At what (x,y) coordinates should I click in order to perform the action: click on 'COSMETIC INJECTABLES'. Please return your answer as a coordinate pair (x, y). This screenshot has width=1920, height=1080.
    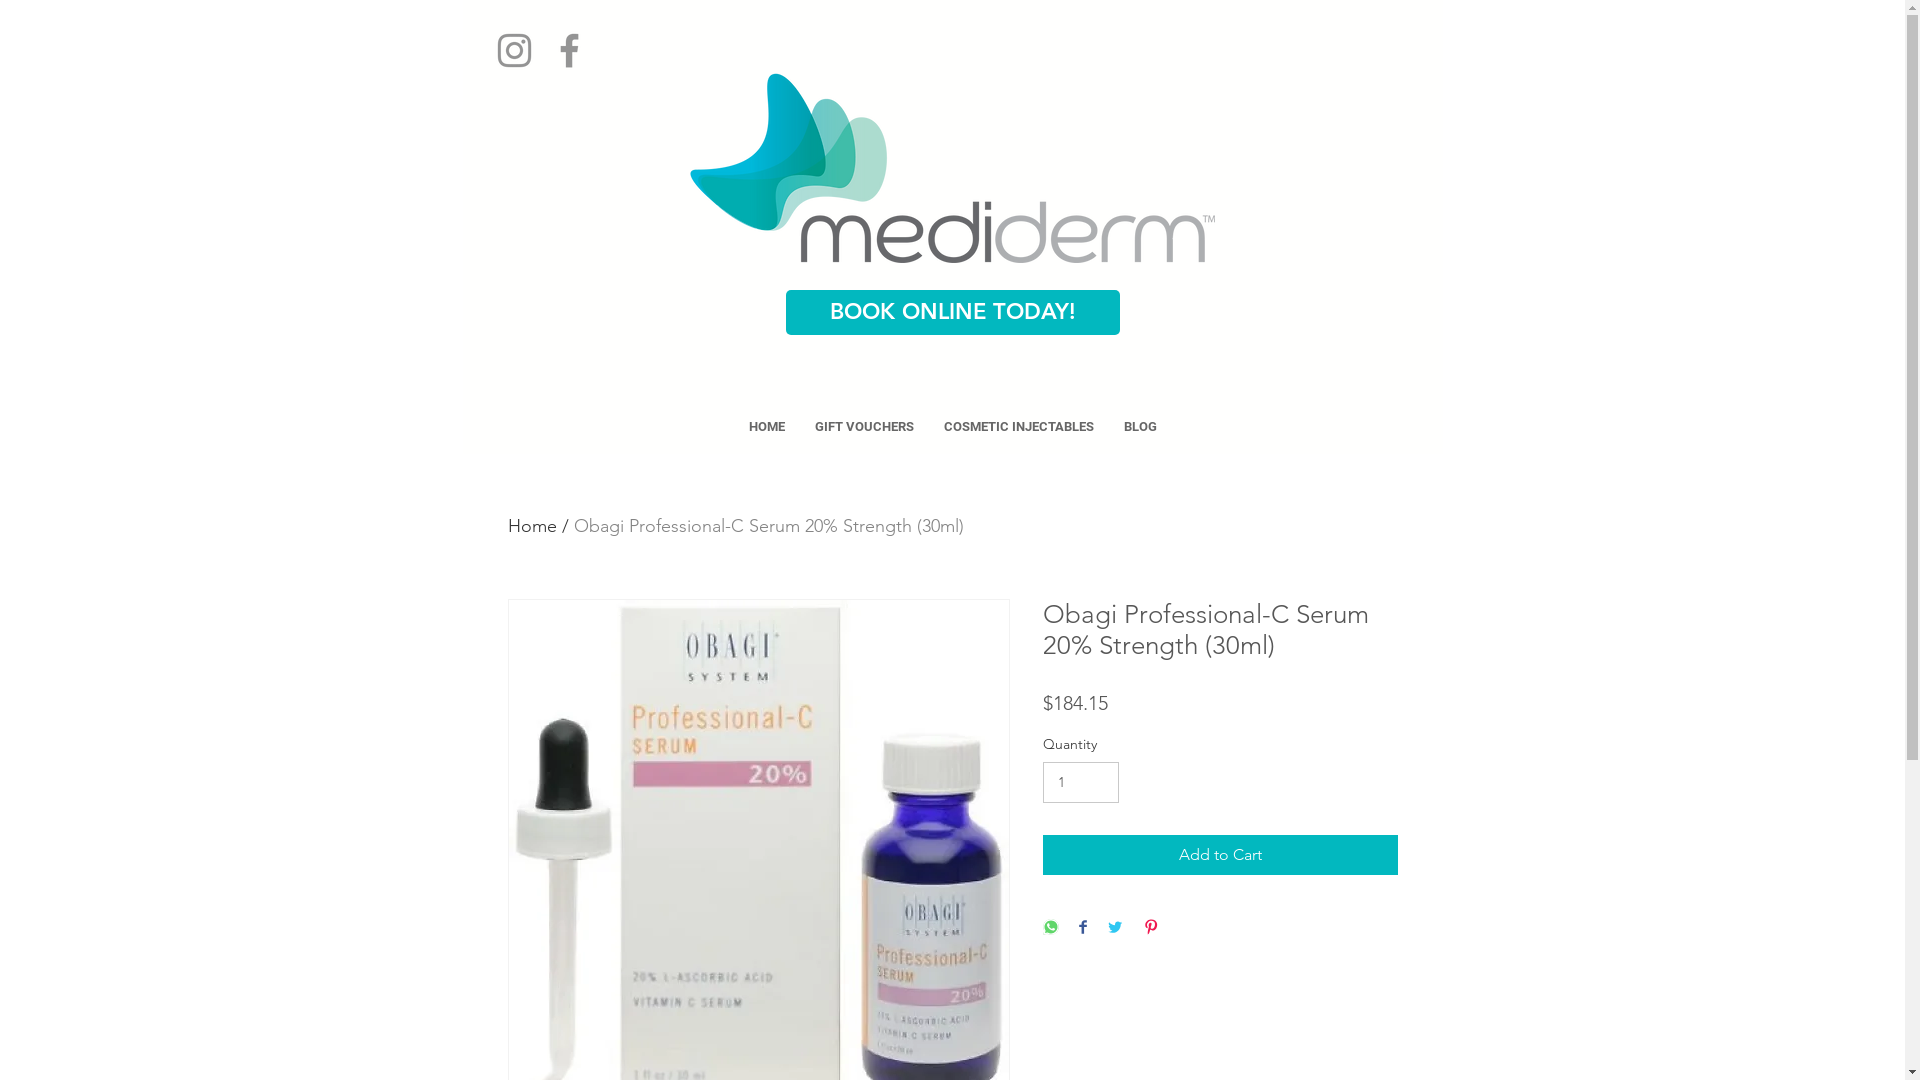
    Looking at the image, I should click on (928, 426).